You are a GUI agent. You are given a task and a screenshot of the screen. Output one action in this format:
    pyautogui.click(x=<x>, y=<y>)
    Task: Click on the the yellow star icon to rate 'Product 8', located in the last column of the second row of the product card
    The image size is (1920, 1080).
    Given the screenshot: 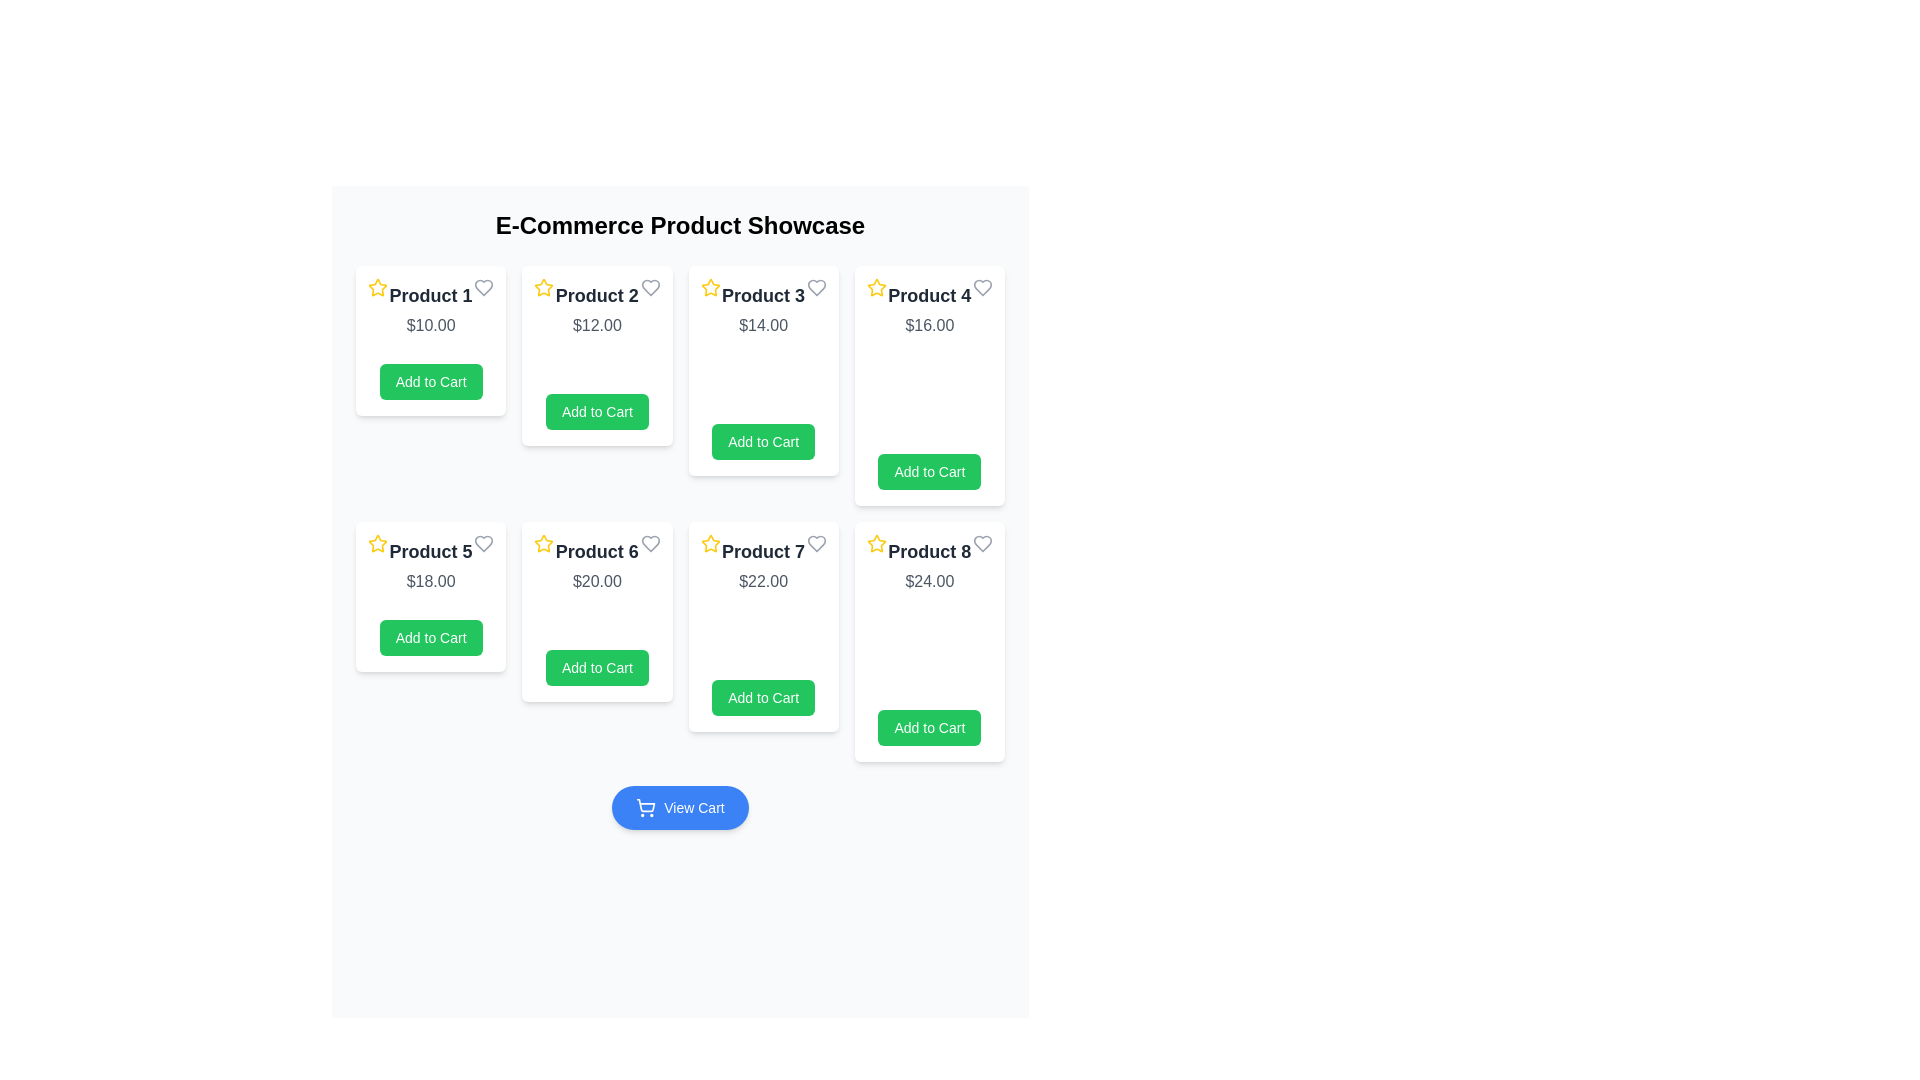 What is the action you would take?
    pyautogui.click(x=876, y=543)
    